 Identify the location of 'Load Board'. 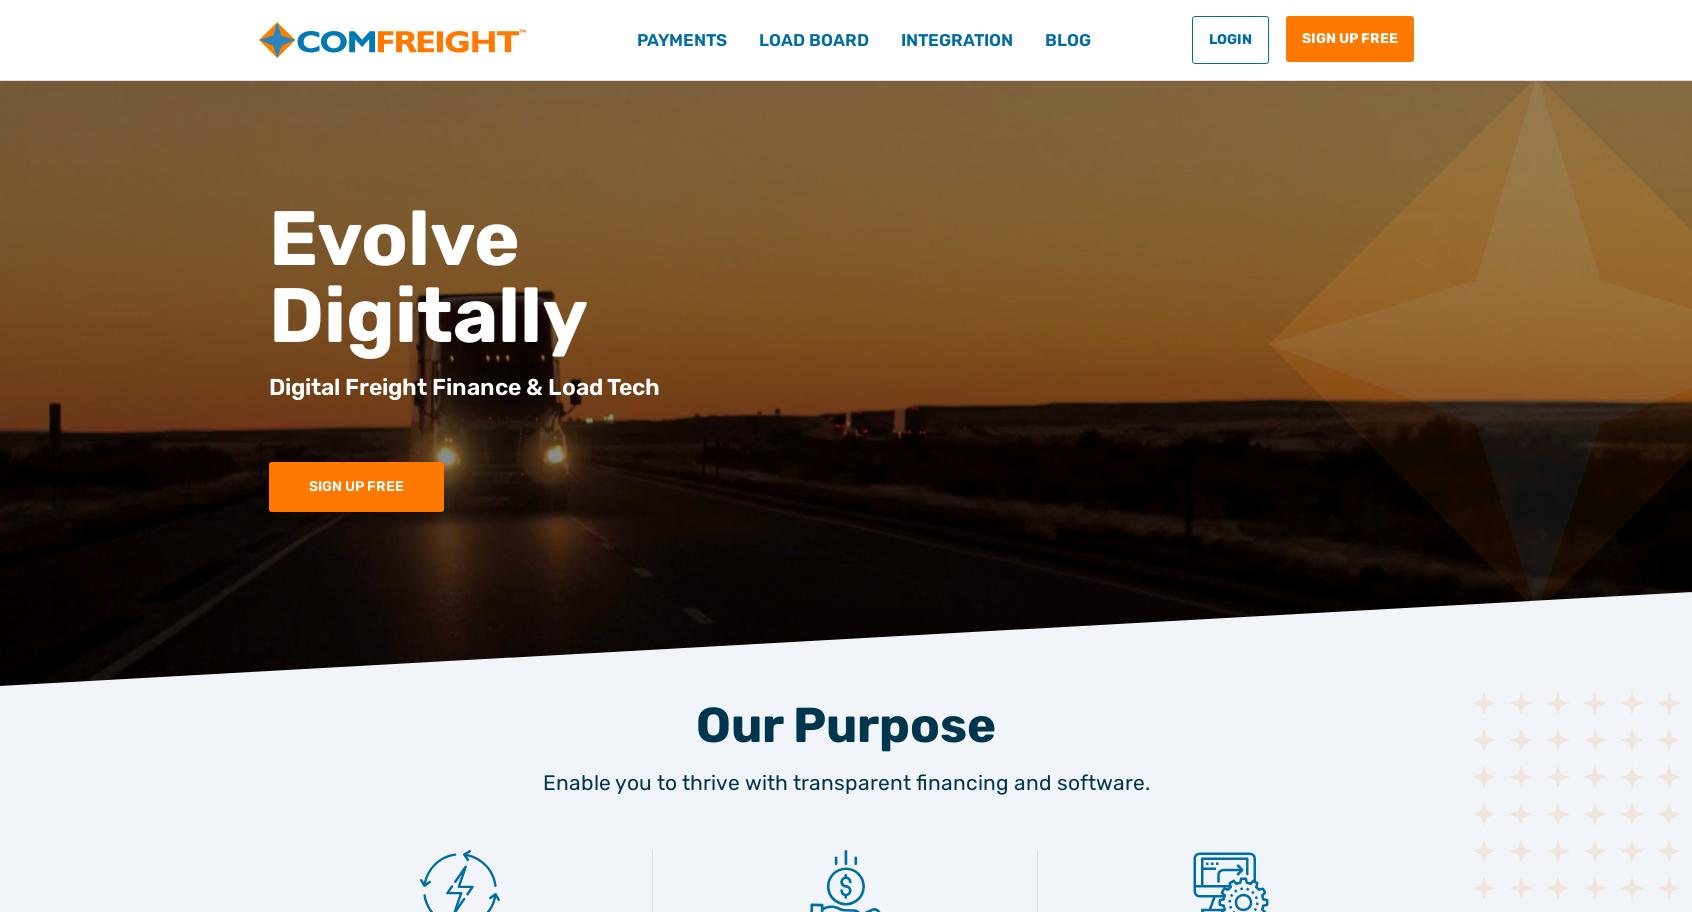
(813, 39).